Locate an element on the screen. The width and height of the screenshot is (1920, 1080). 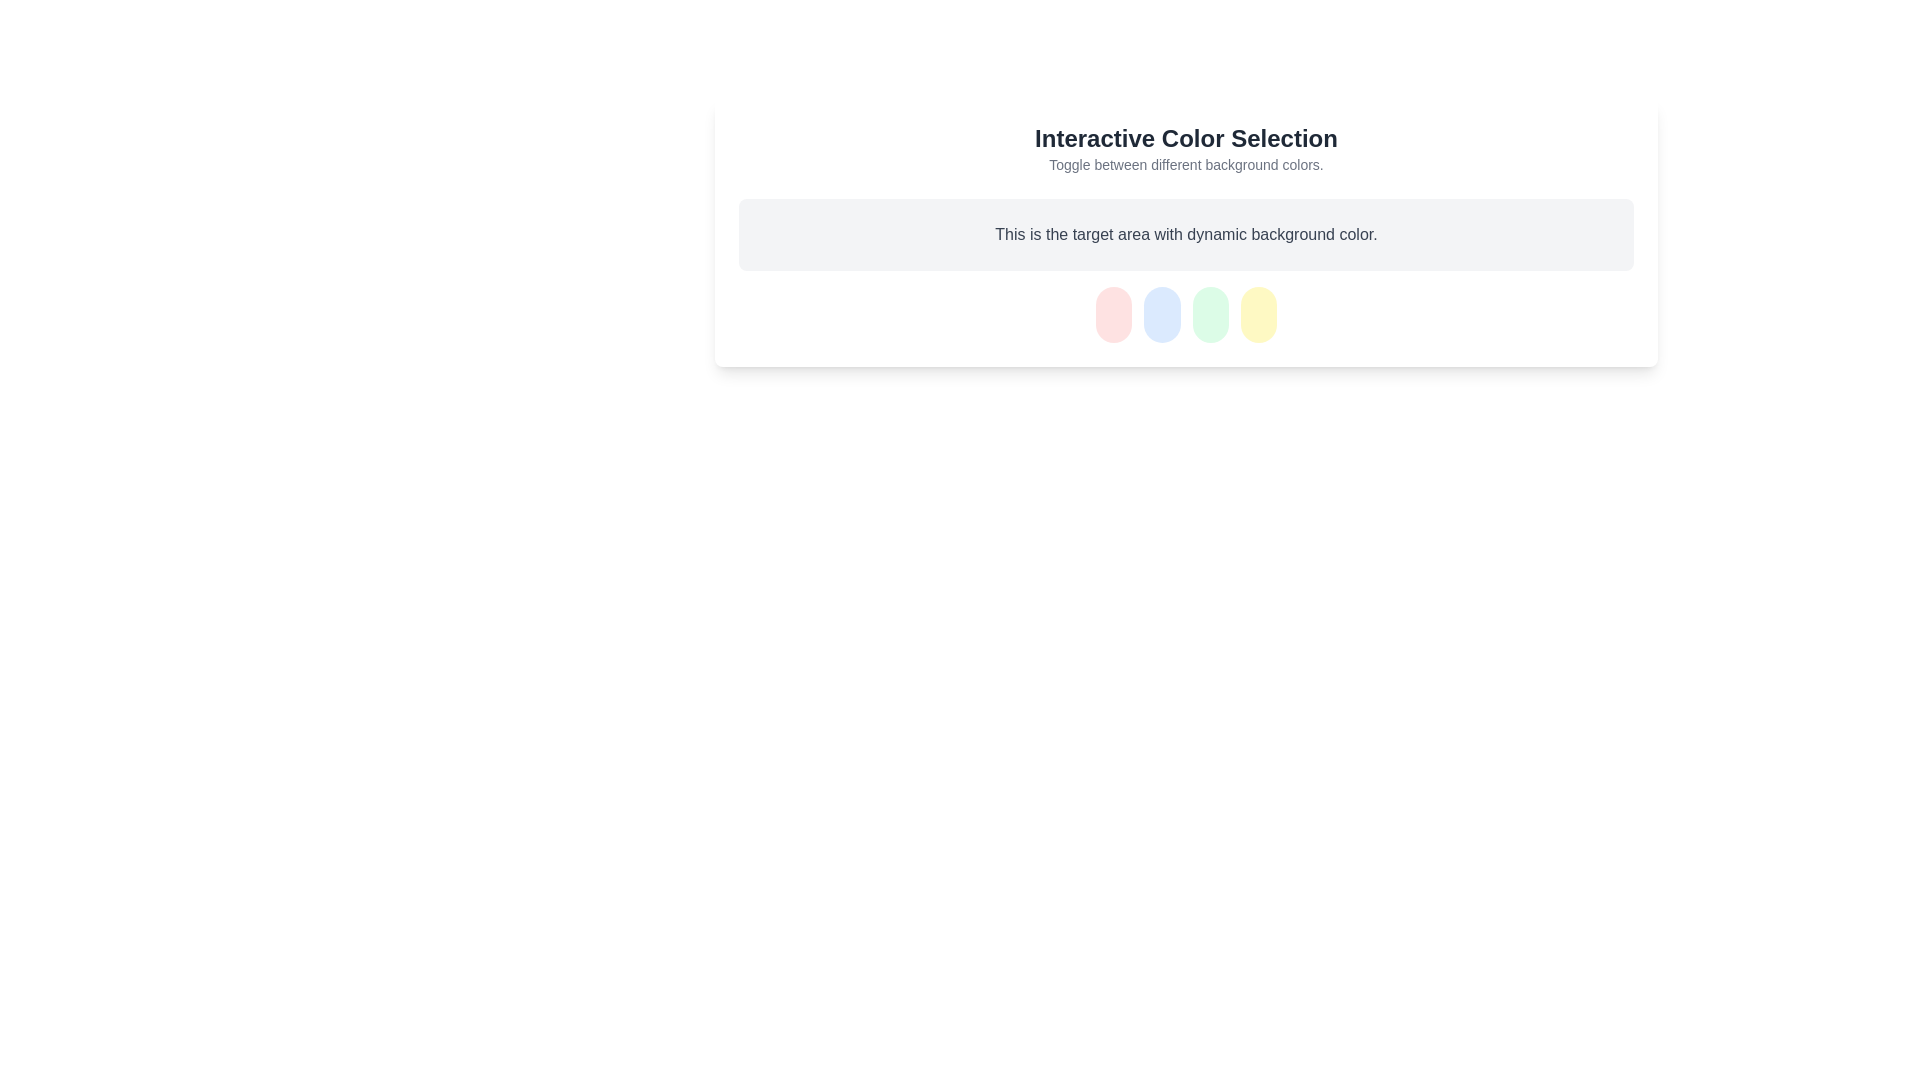
the text element containing the phrase 'This is the target area with dynamic background color.' which is centrally aligned, gray-colored, and positioned below the title 'Interactive Color Selection' is located at coordinates (1186, 234).